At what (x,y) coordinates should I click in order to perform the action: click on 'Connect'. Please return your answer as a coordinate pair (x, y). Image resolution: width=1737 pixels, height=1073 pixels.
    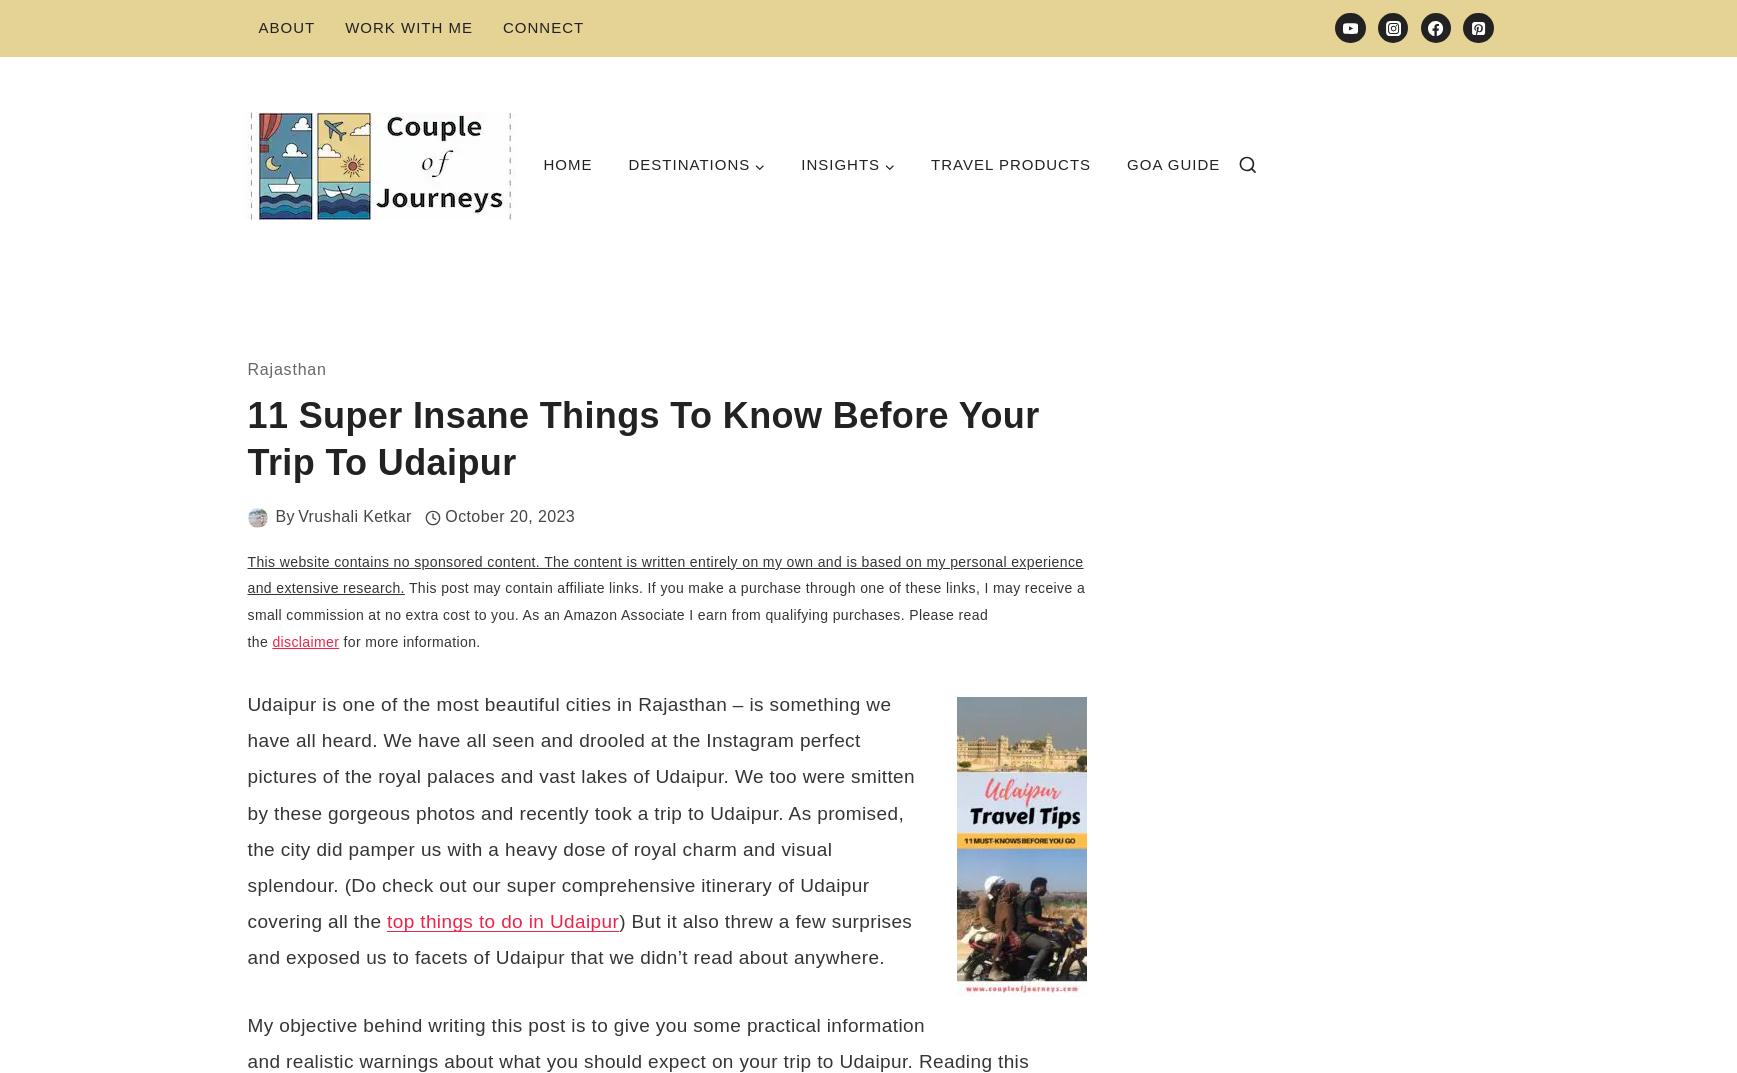
    Looking at the image, I should click on (542, 26).